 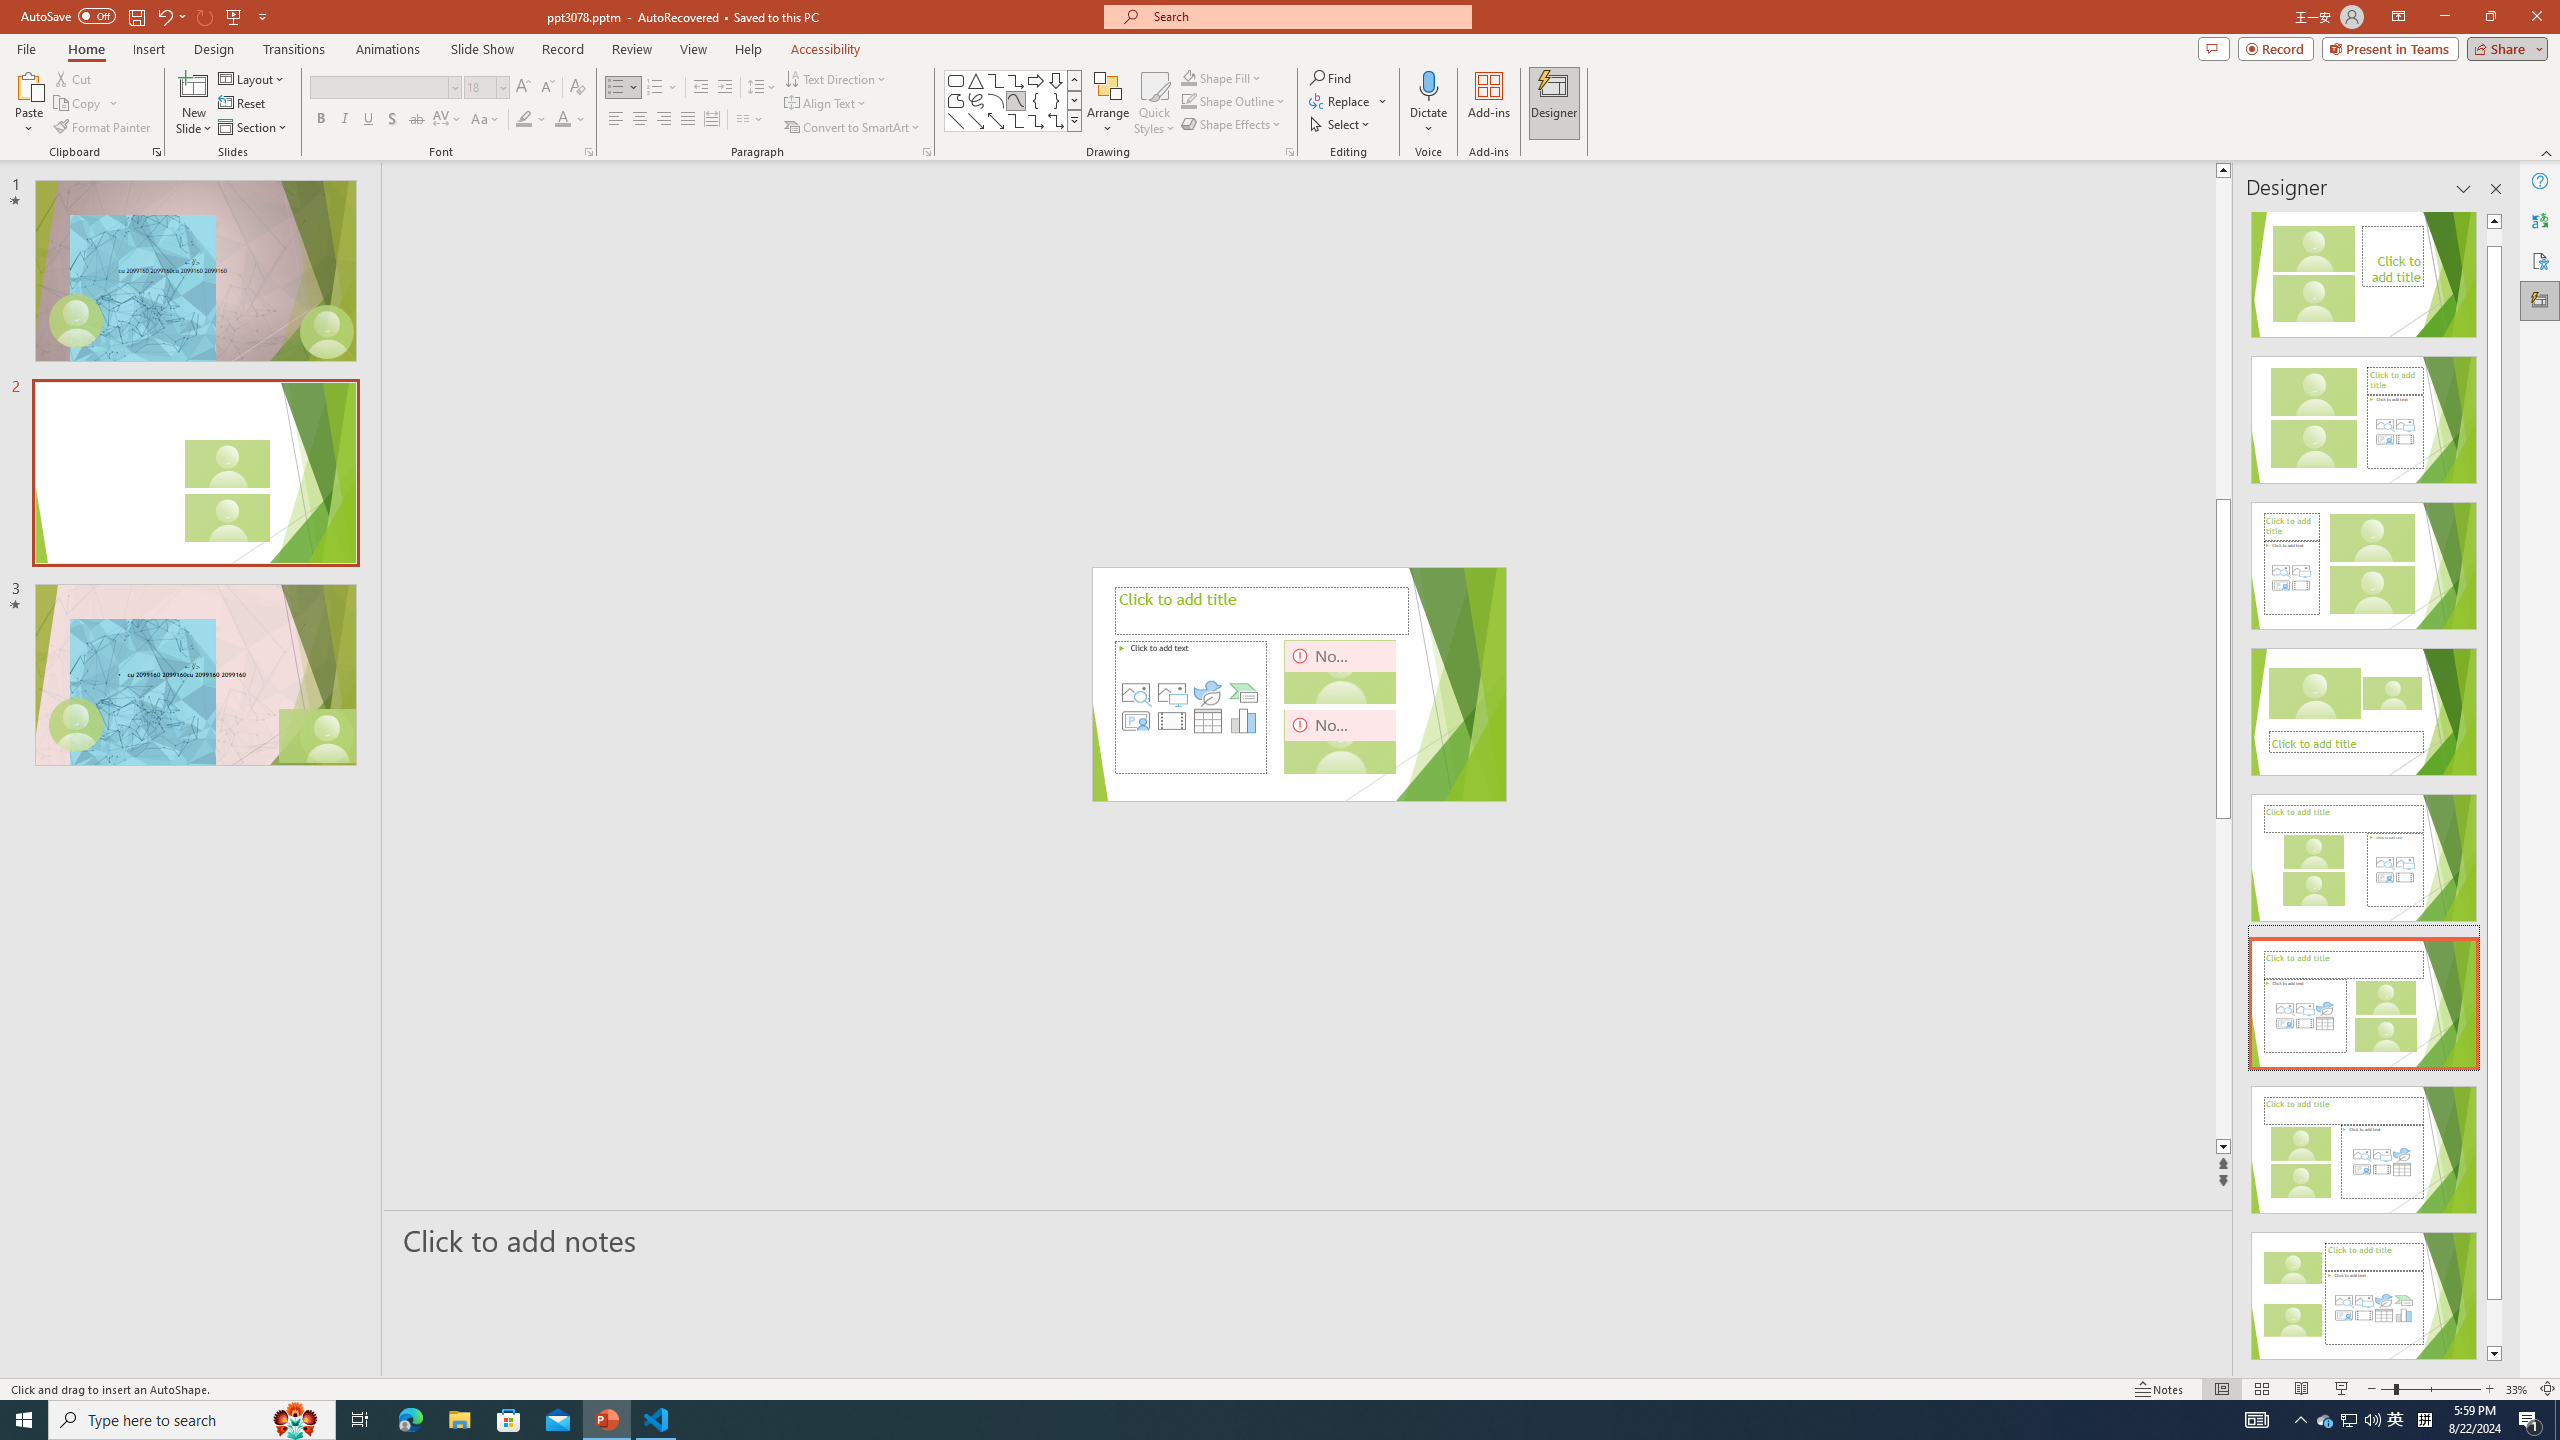 What do you see at coordinates (2516, 1389) in the screenshot?
I see `'Zoom 33%'` at bounding box center [2516, 1389].